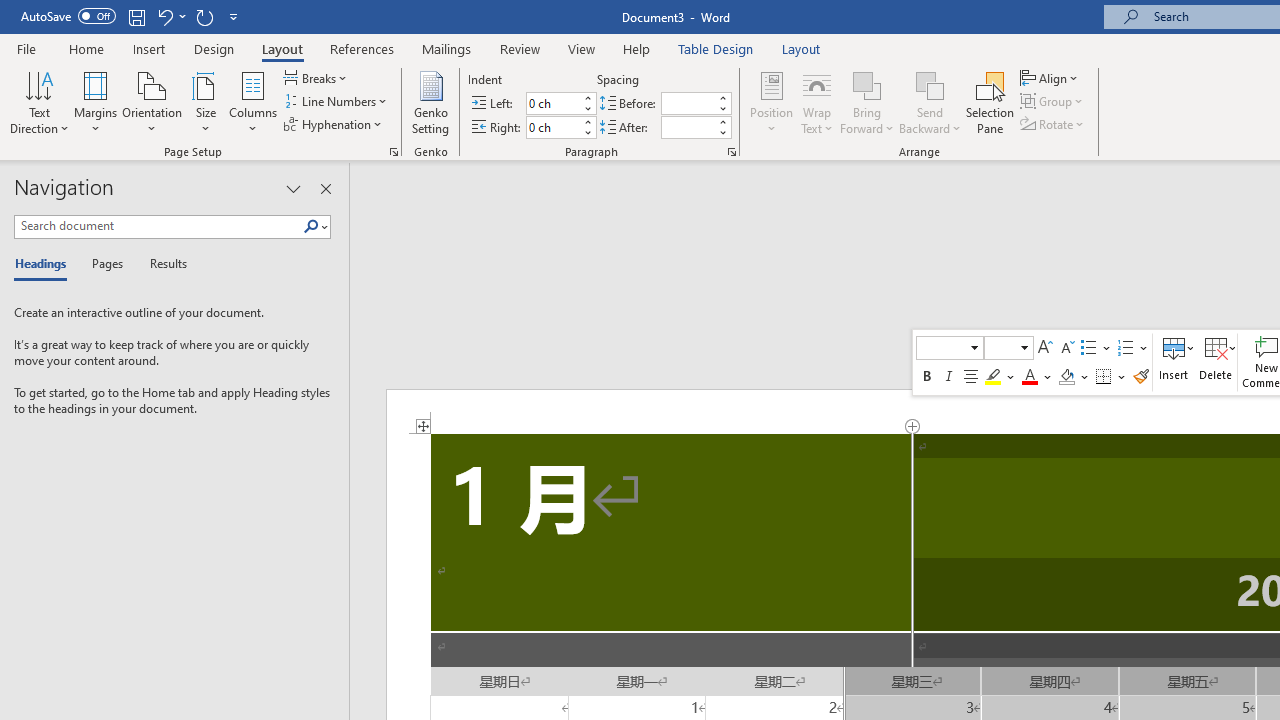  I want to click on 'Page Setup...', so click(394, 150).